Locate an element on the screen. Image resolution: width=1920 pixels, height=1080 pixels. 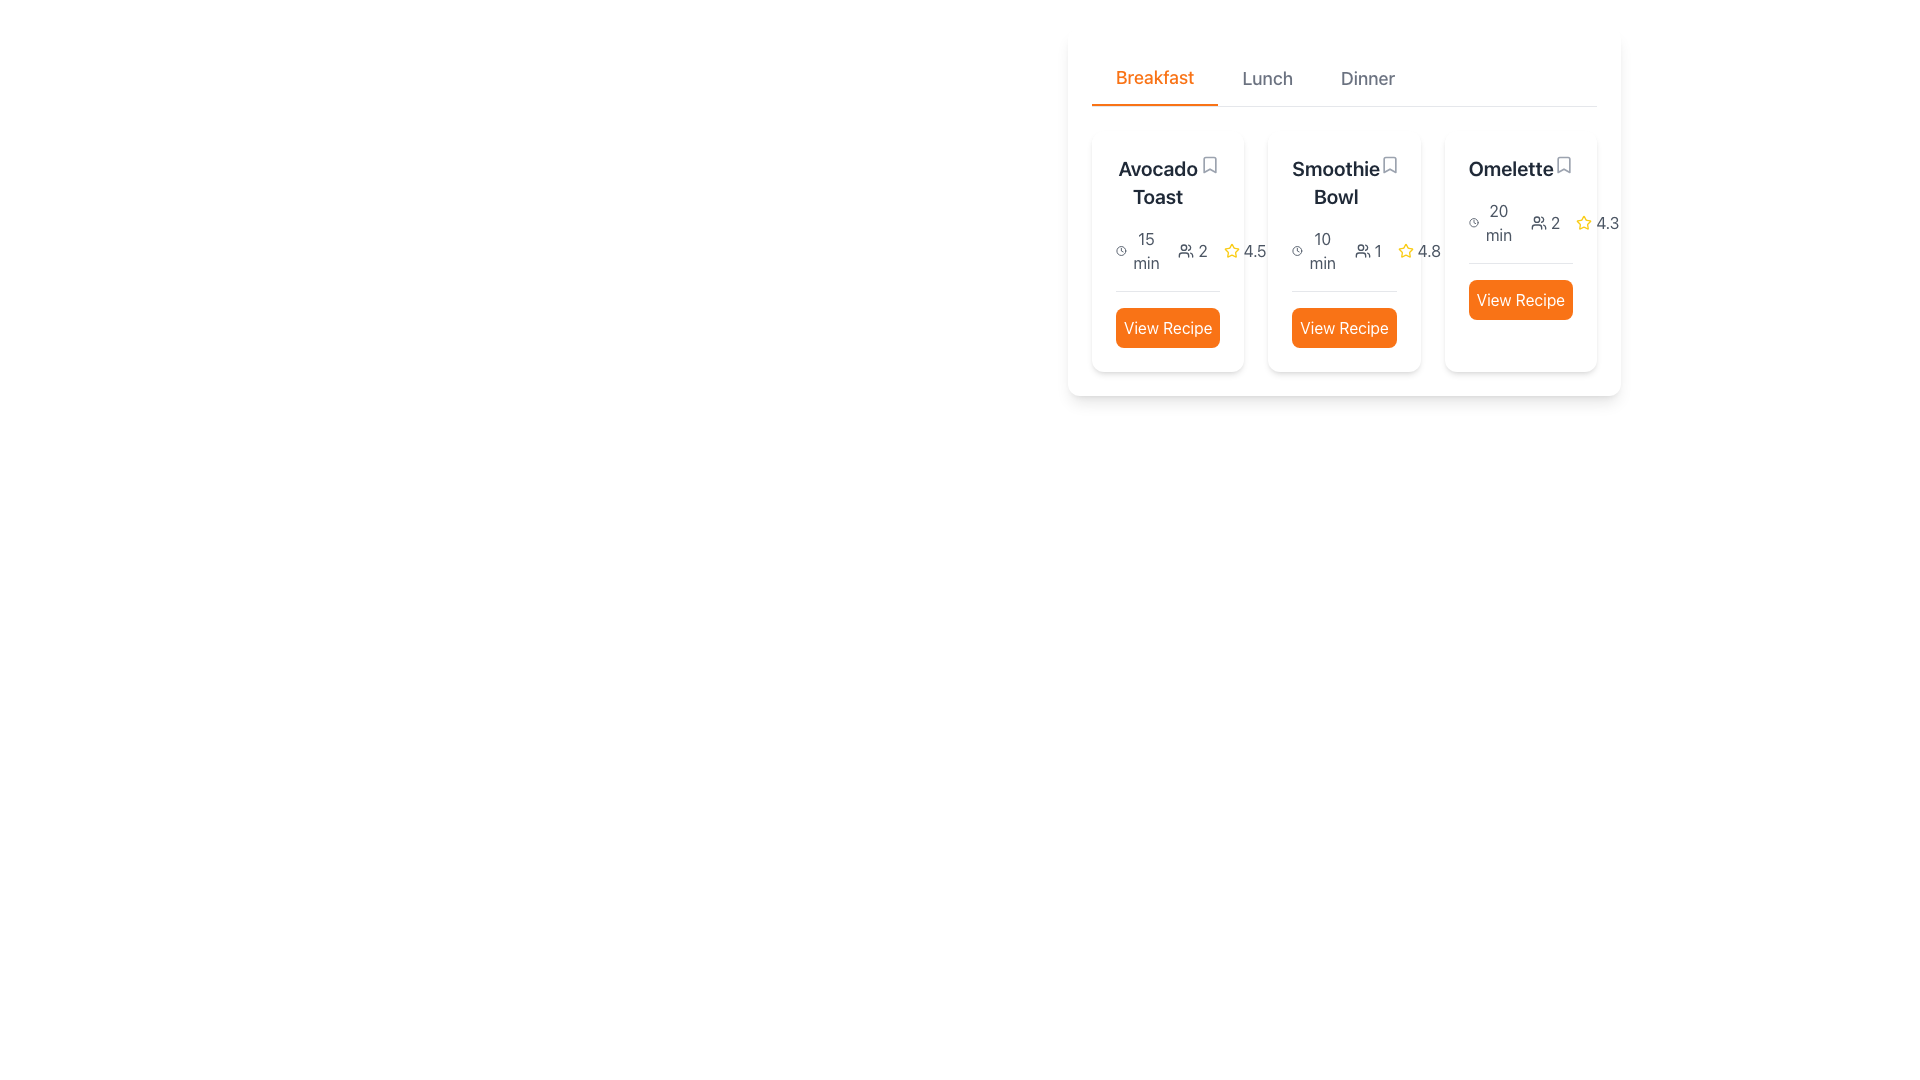
displayed information of the Informational display located below the title 'Avocado Toast' and above the 'View Recipe' button, which shows '15 min' with a clock icon on the left and '2' with a group icon on the right is located at coordinates (1168, 249).